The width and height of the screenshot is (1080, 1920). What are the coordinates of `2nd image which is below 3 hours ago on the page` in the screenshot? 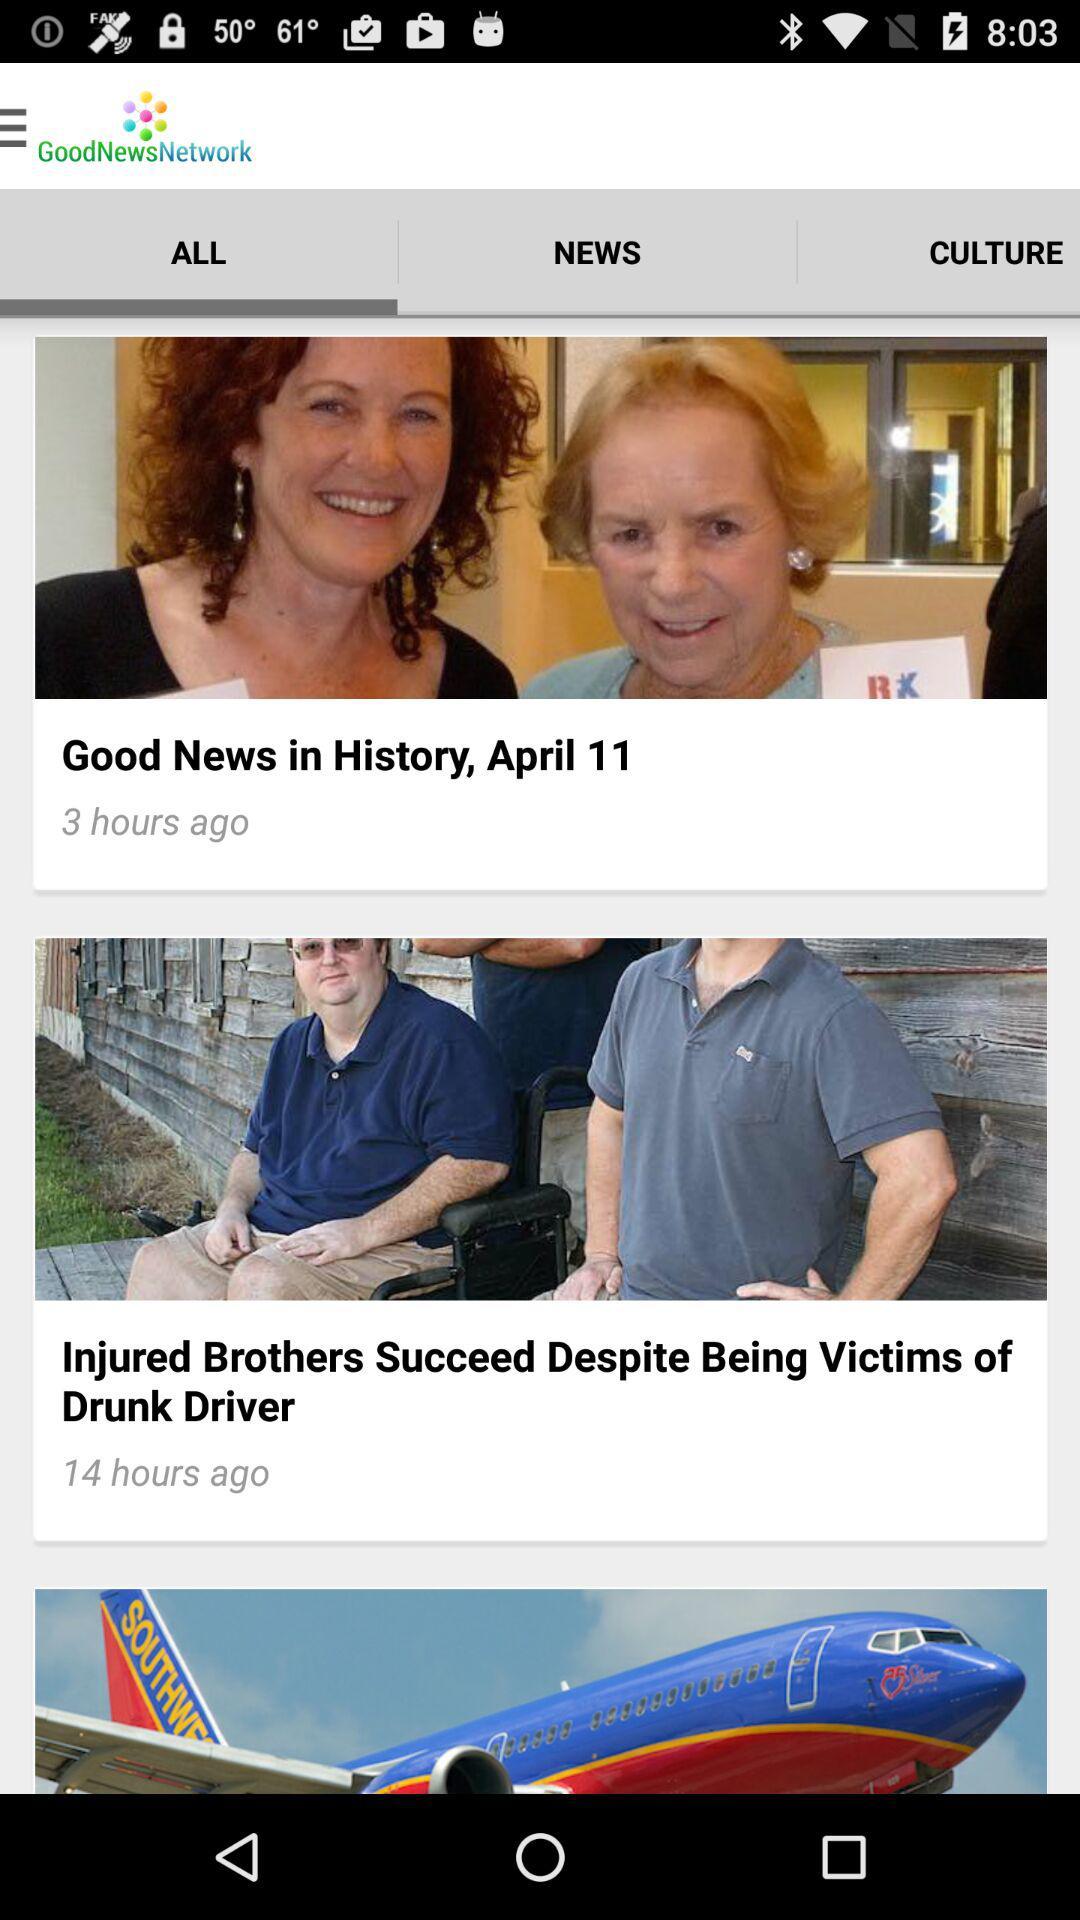 It's located at (540, 1118).